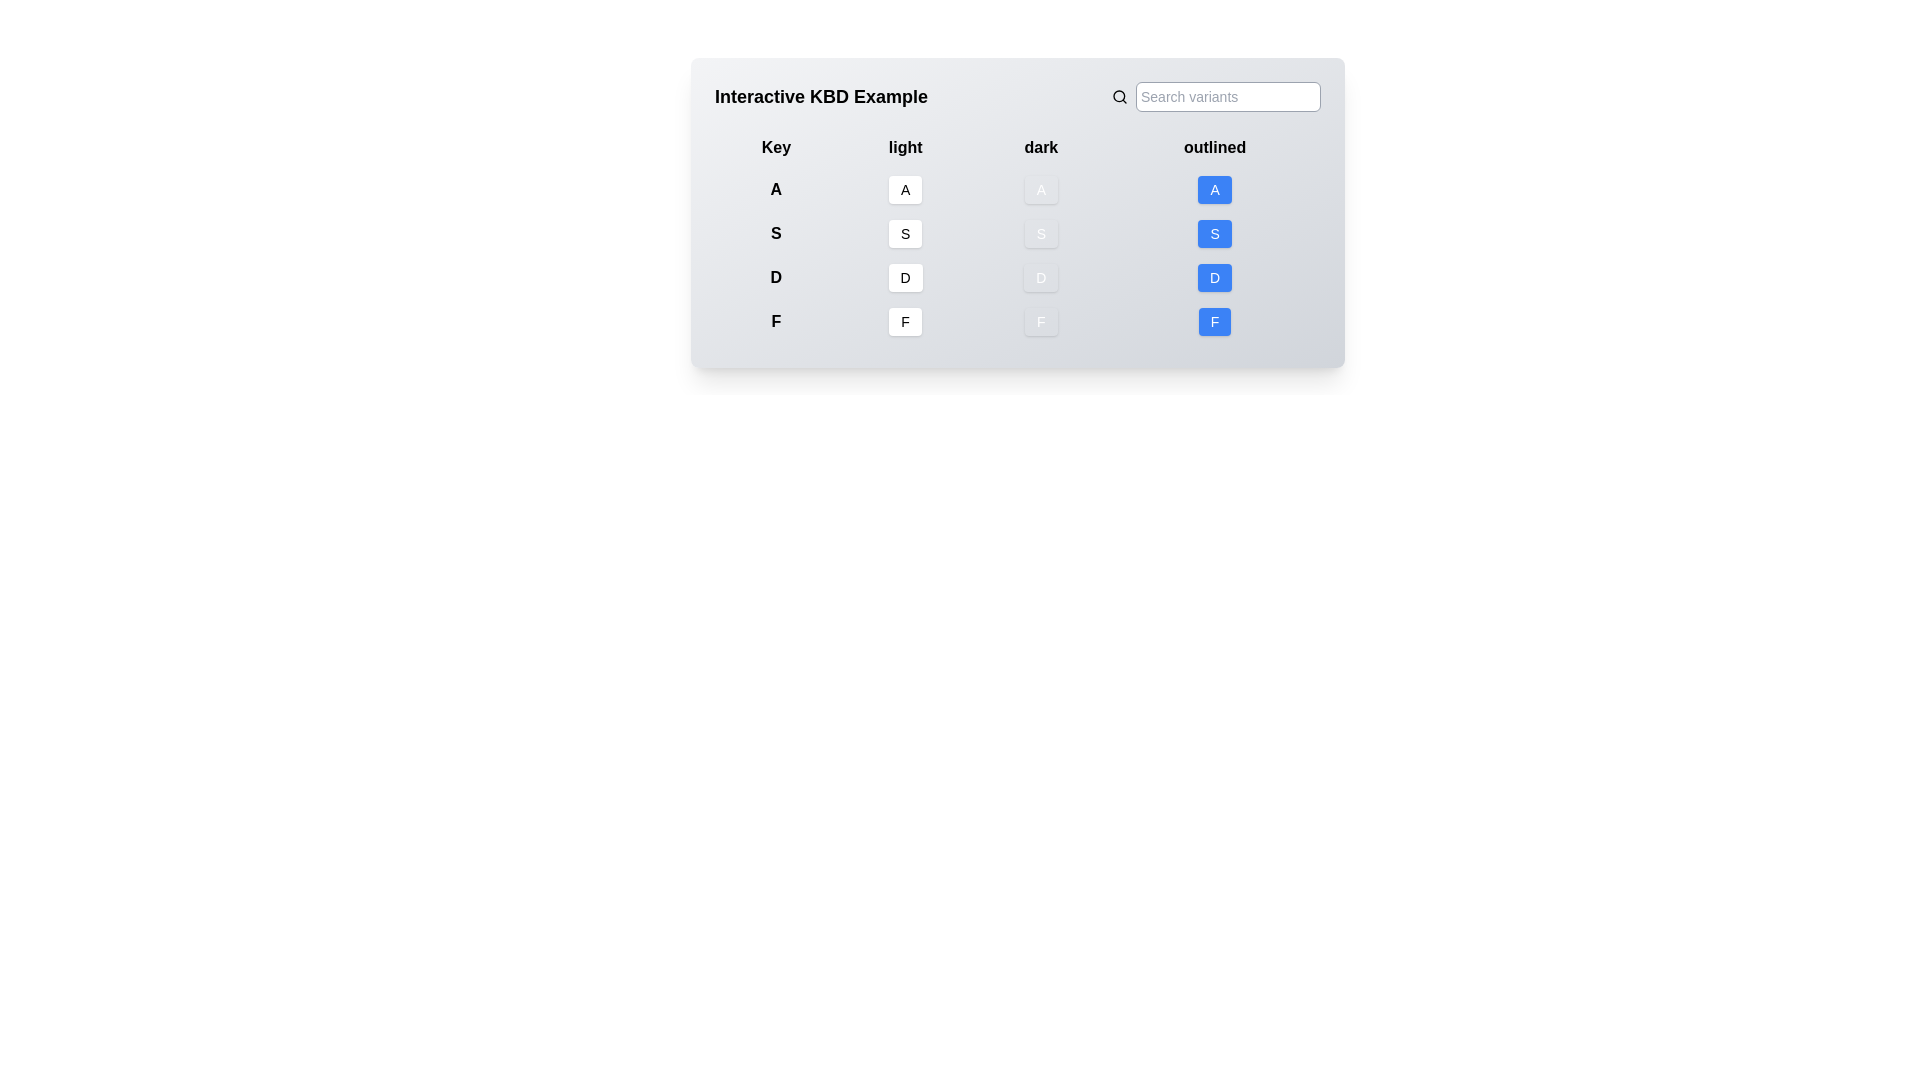 Image resolution: width=1920 pixels, height=1080 pixels. Describe the element at coordinates (904, 189) in the screenshot. I see `the button representing the letter 'A' in the multi-column table layout under the 'light' column, aligned with the row labeled 'A' in the 'Key' column` at that location.